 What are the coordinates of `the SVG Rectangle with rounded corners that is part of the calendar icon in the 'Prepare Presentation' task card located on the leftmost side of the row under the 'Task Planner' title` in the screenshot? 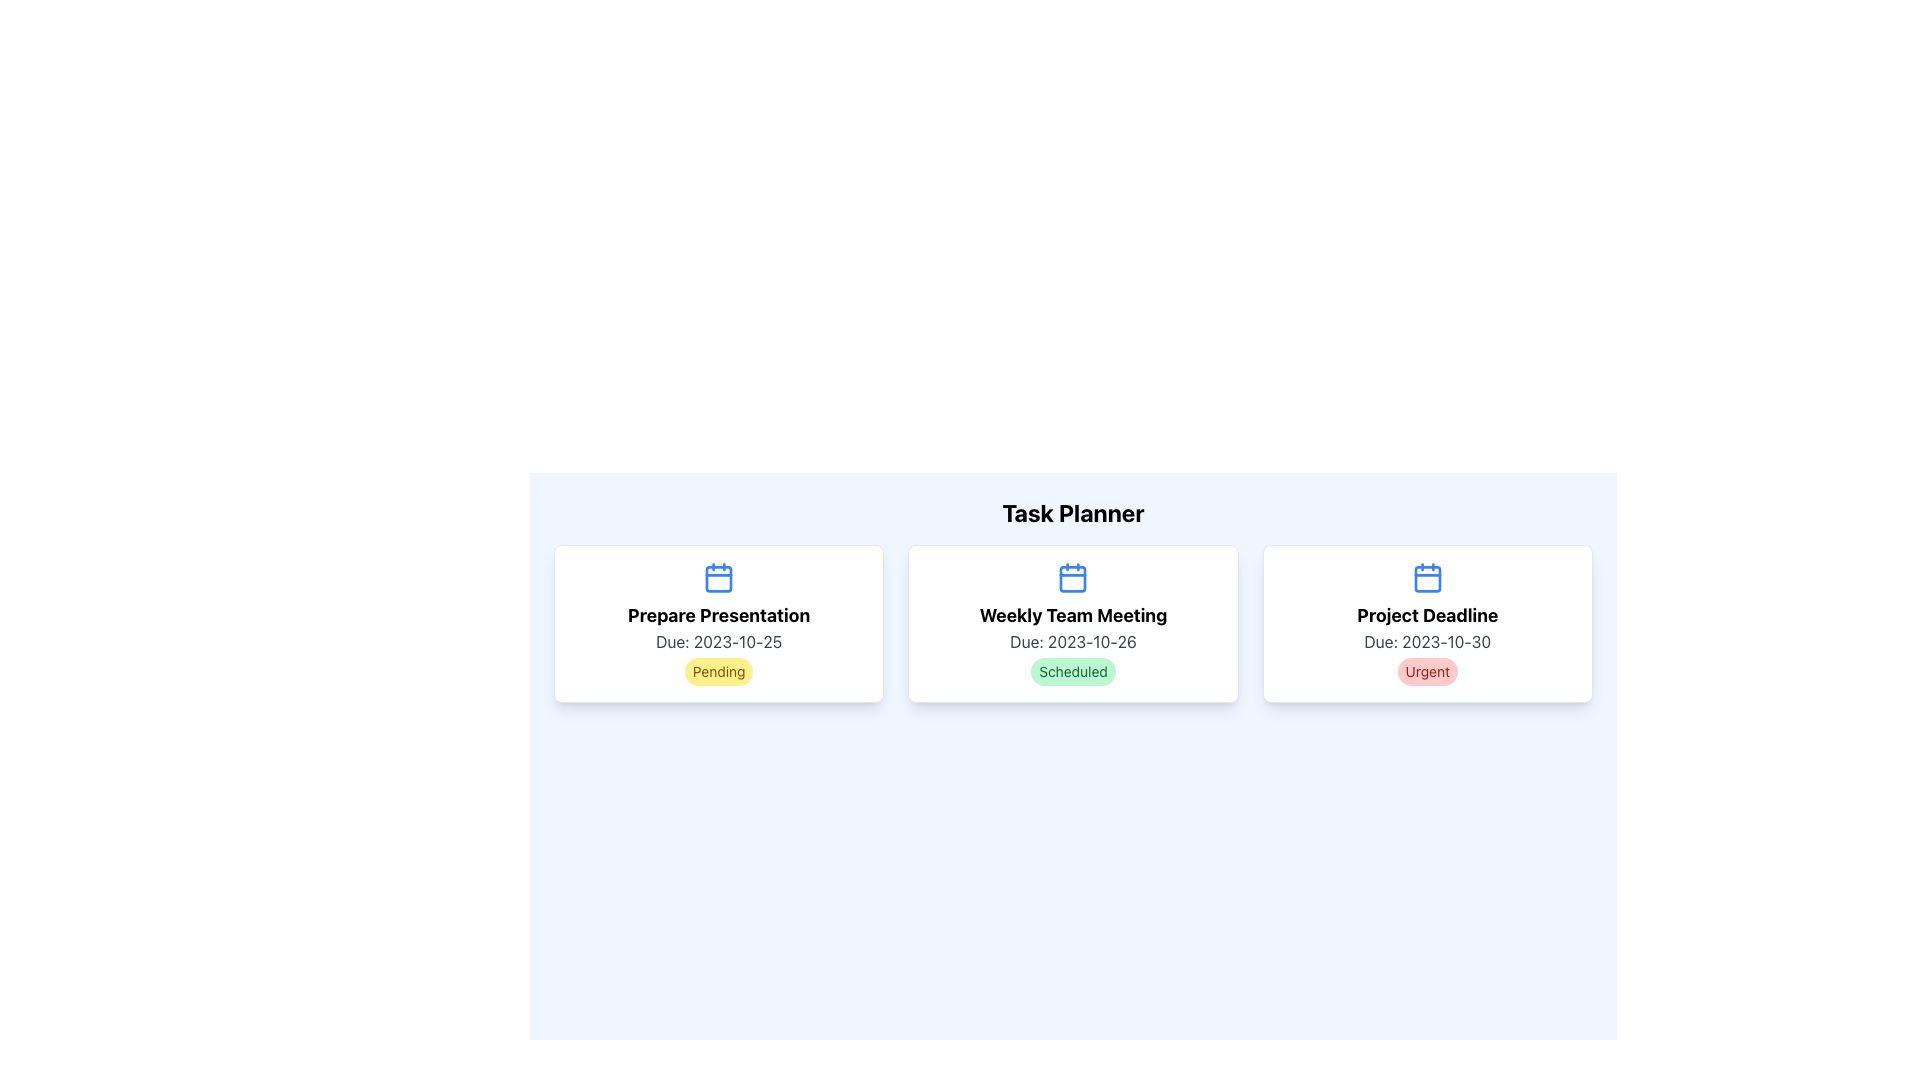 It's located at (719, 579).